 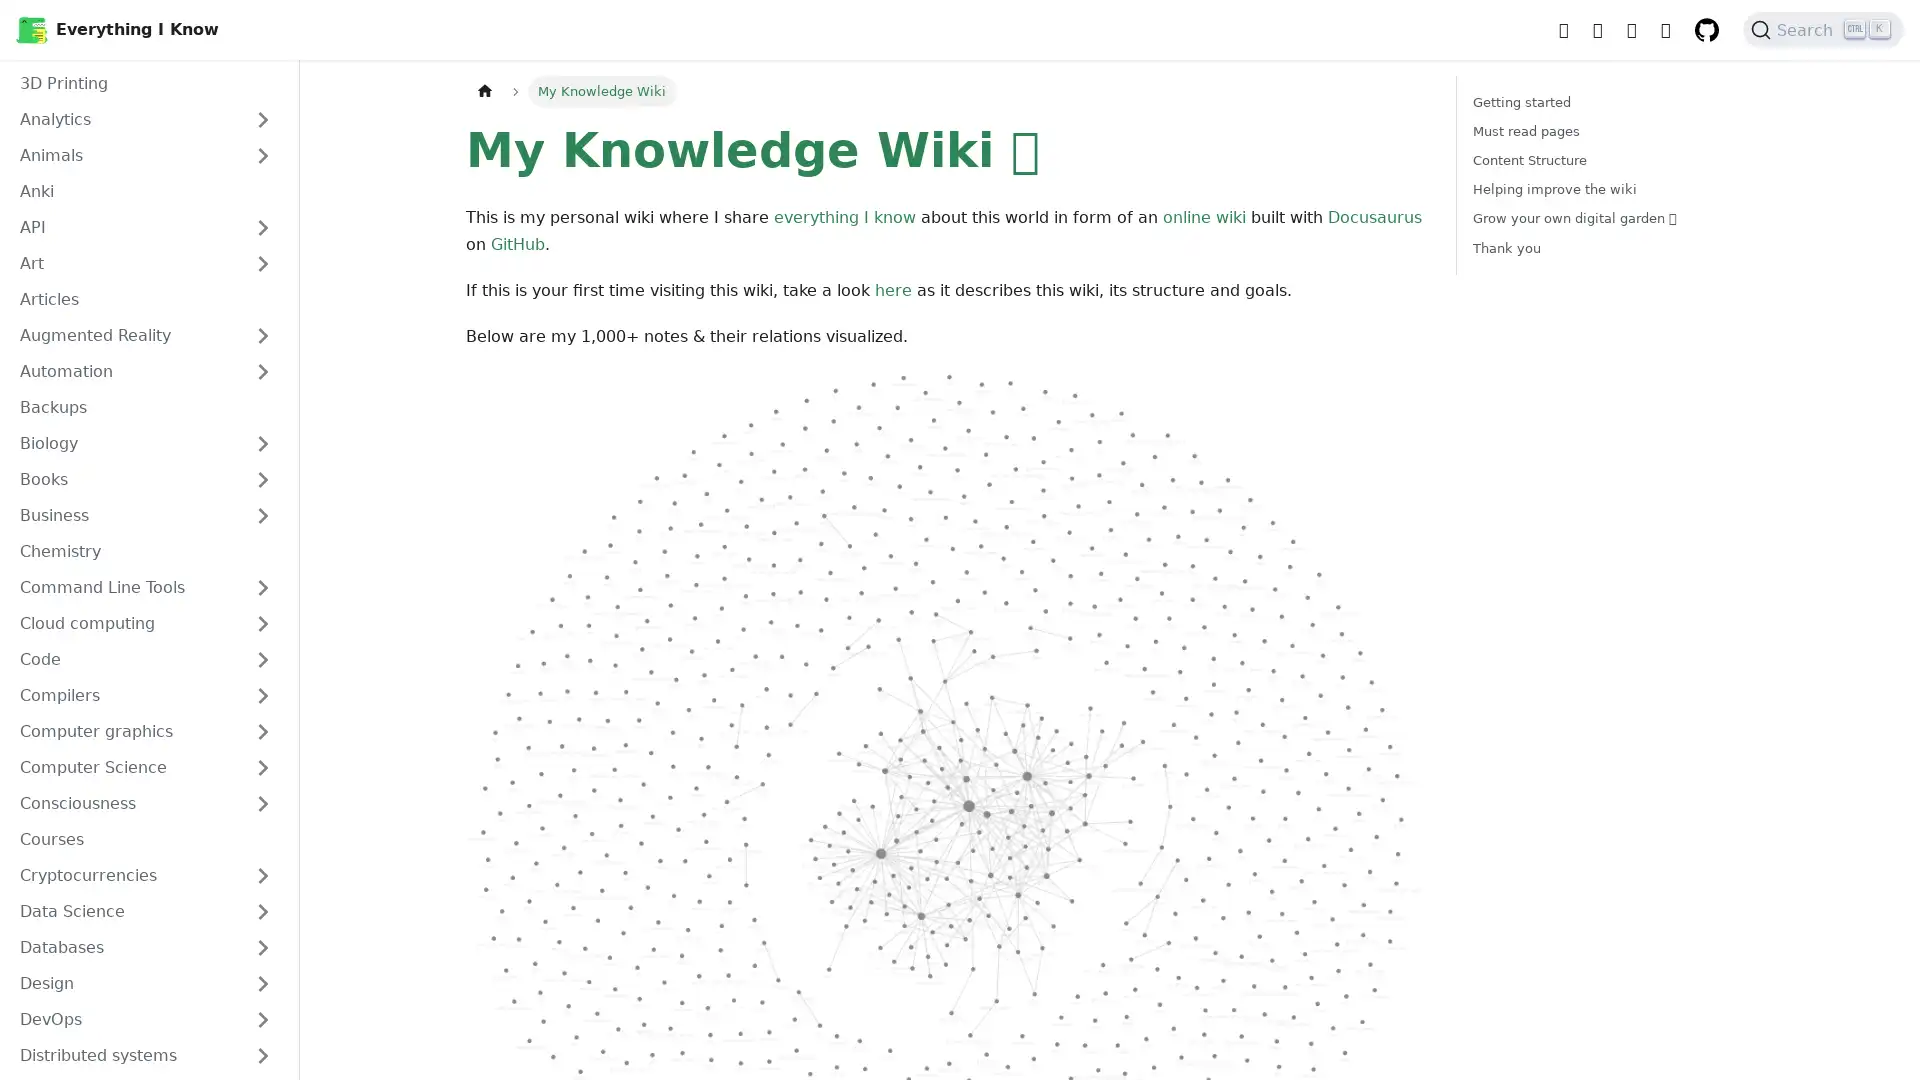 What do you see at coordinates (262, 1055) in the screenshot?
I see `Toggle the collapsible sidebar category 'Distributed systems'` at bounding box center [262, 1055].